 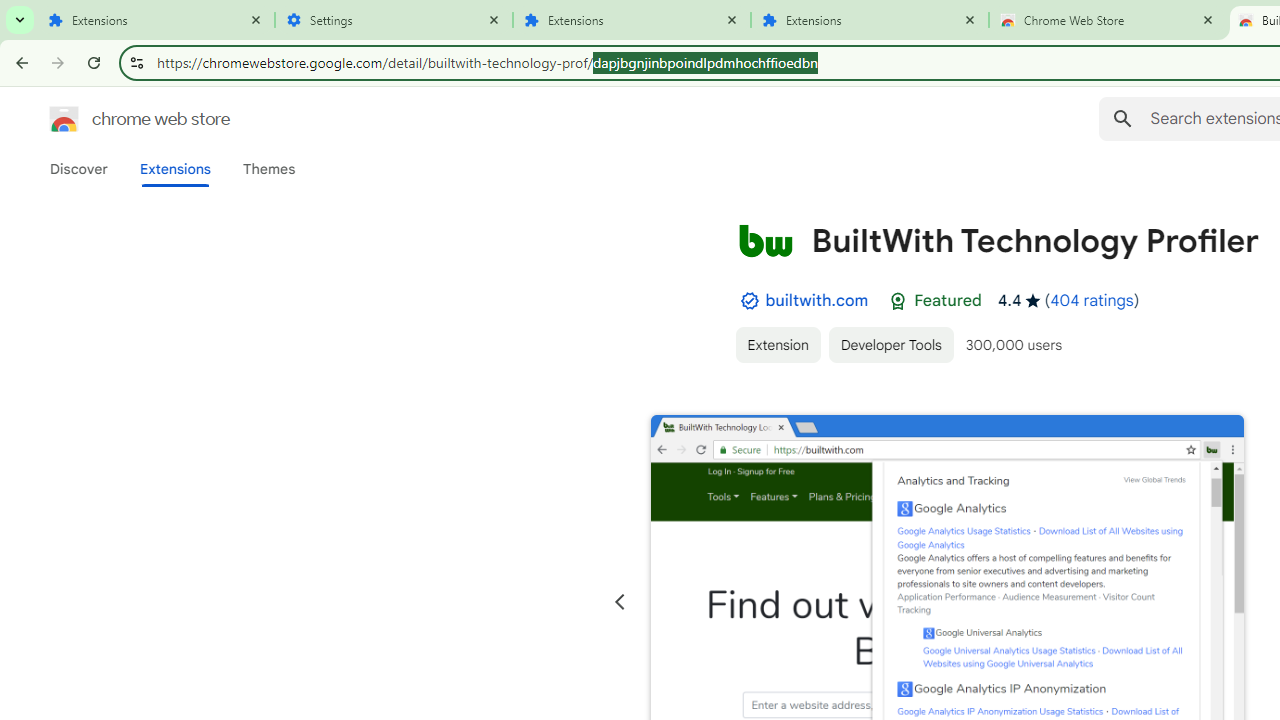 I want to click on 'Reload', so click(x=93, y=61).